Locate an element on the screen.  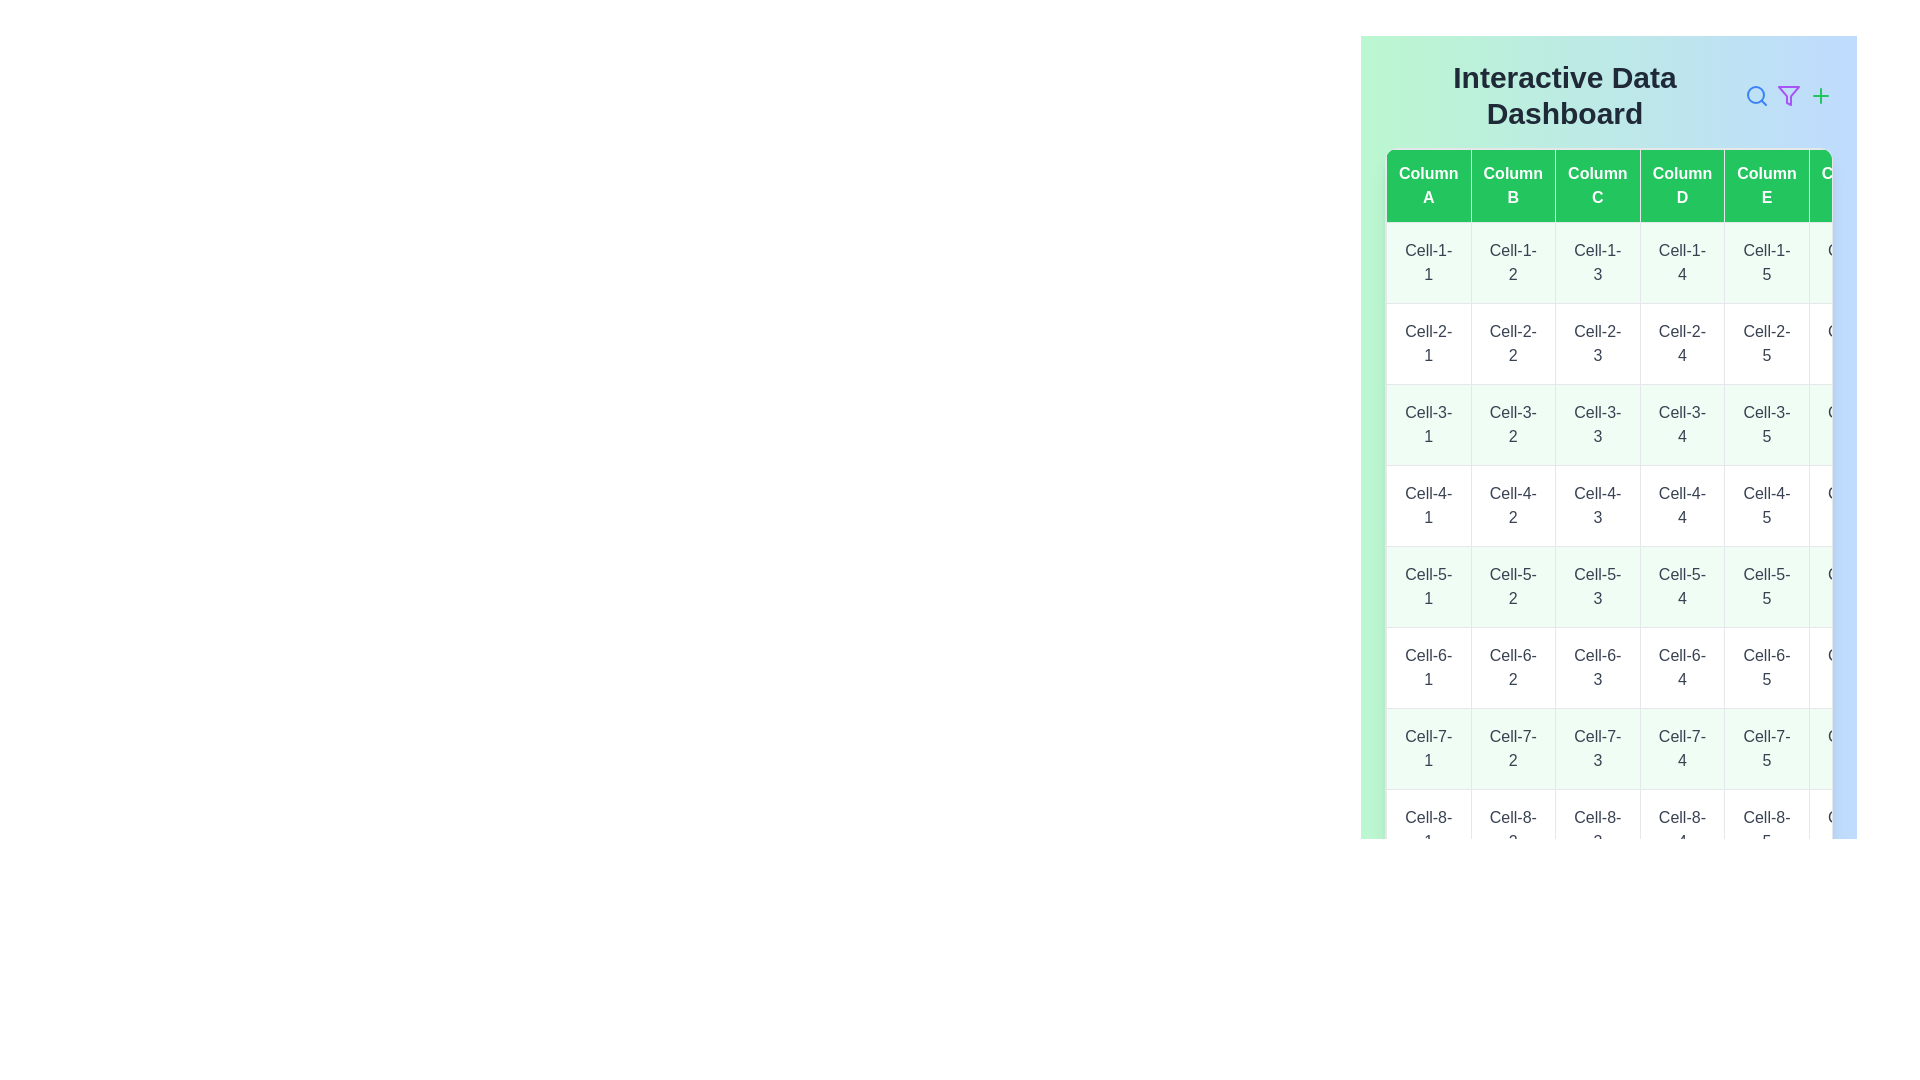
the '+' button to add a new item is located at coordinates (1820, 96).